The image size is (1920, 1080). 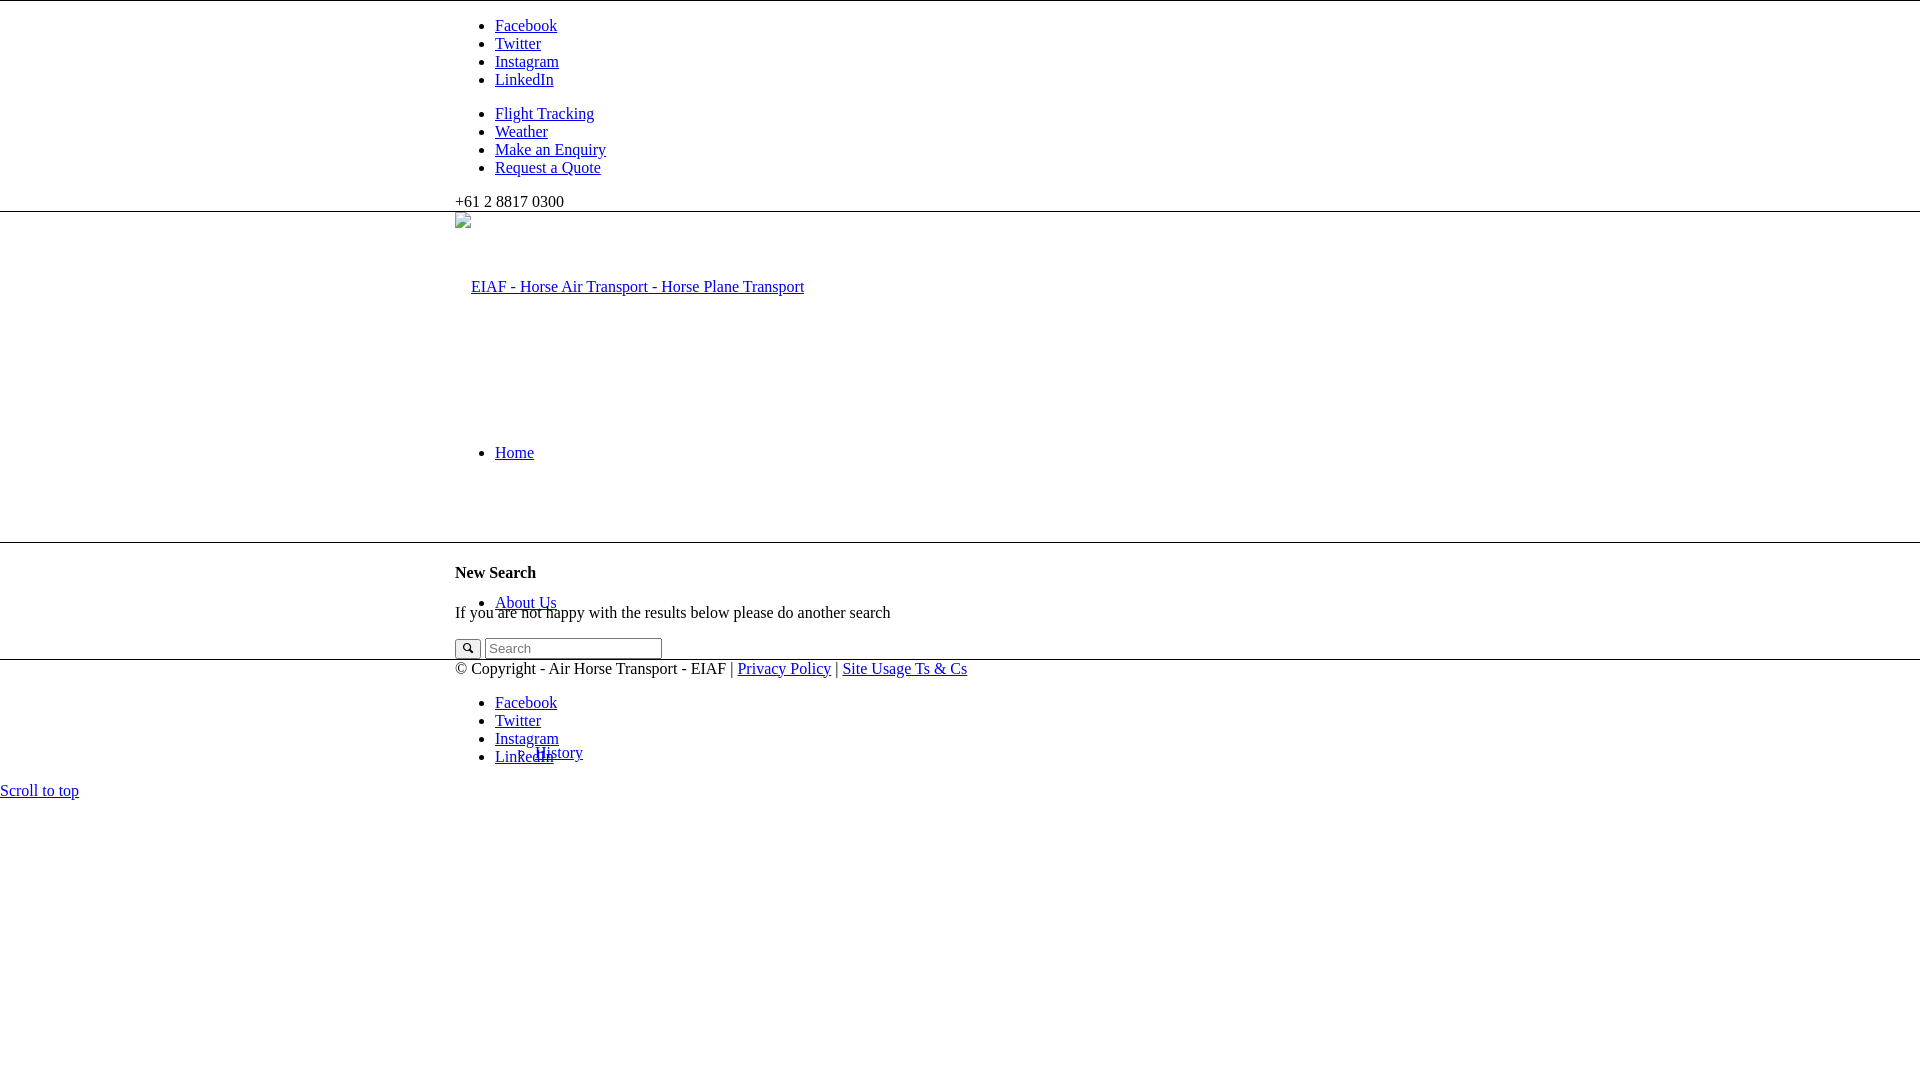 What do you see at coordinates (527, 738) in the screenshot?
I see `'Instagram'` at bounding box center [527, 738].